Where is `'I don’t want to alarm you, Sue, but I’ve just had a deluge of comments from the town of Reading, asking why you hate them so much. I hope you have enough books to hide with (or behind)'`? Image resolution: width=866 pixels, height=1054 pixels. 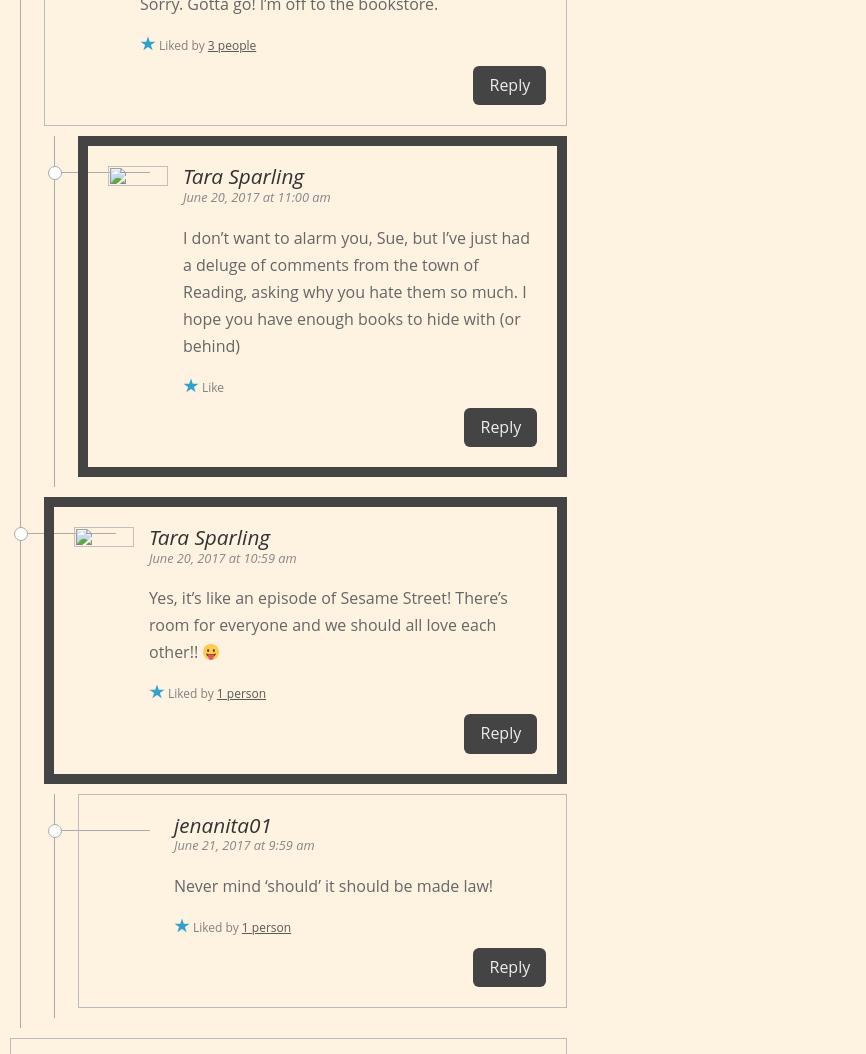
'I don’t want to alarm you, Sue, but I’ve just had a deluge of comments from the town of Reading, asking why you hate them so much. I hope you have enough books to hide with (or behind)' is located at coordinates (182, 290).